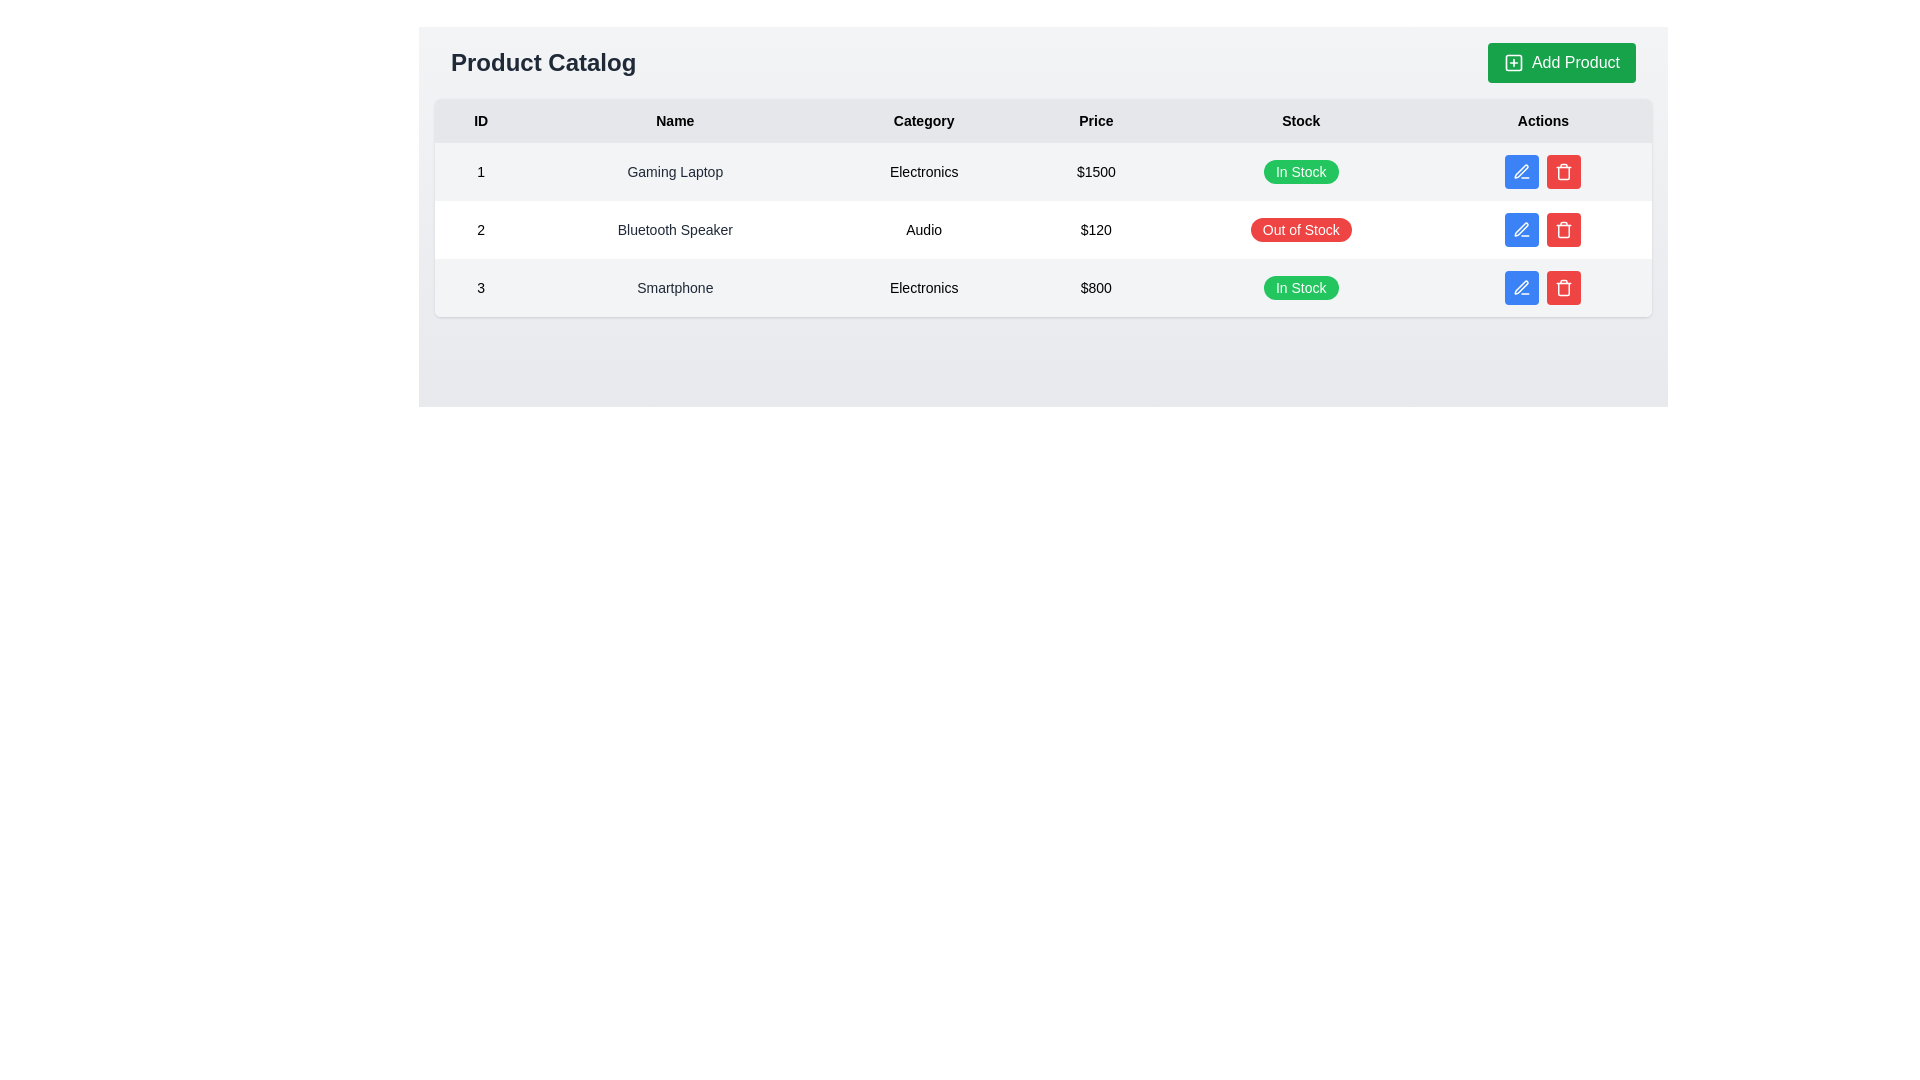 The height and width of the screenshot is (1080, 1920). Describe the element at coordinates (1542, 120) in the screenshot. I see `the Table Header Cell indicating the 'Actions' column in the Product Catalog table` at that location.